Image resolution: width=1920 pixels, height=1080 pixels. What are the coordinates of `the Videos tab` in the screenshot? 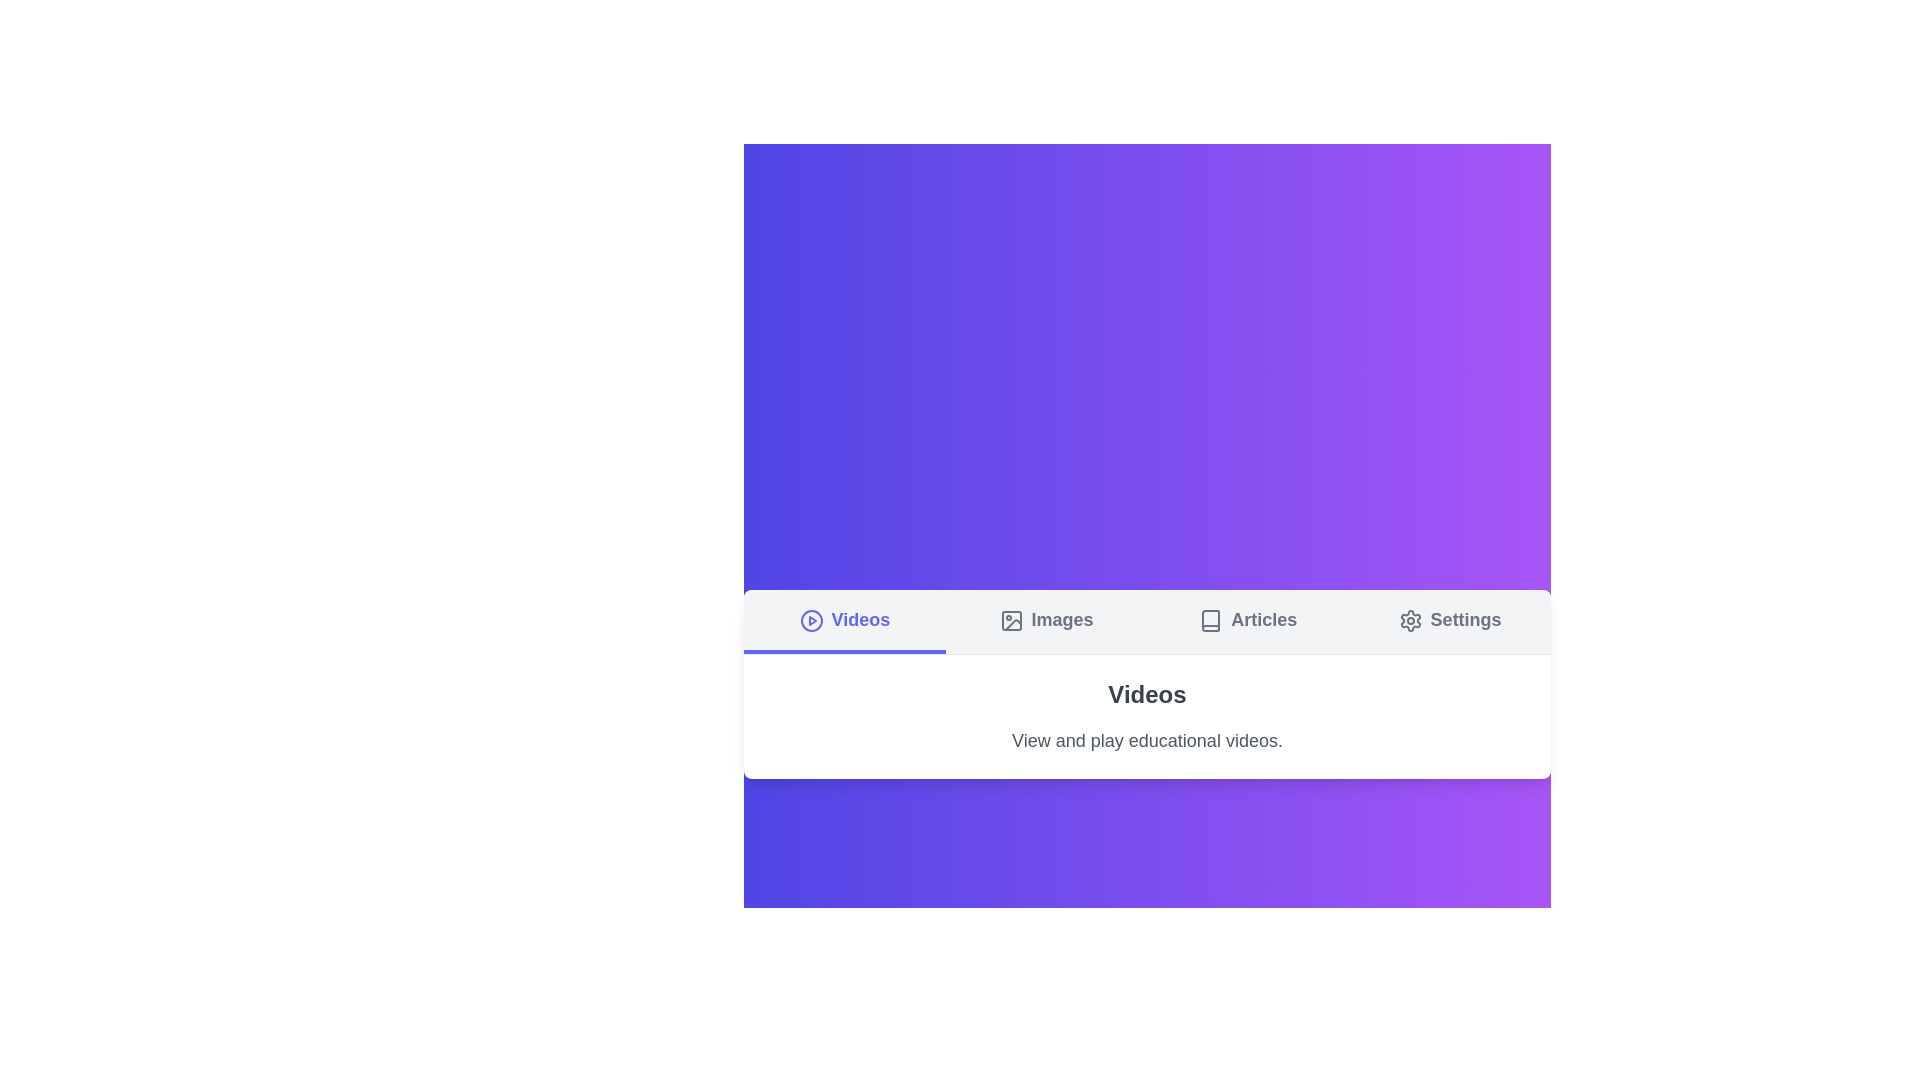 It's located at (844, 620).